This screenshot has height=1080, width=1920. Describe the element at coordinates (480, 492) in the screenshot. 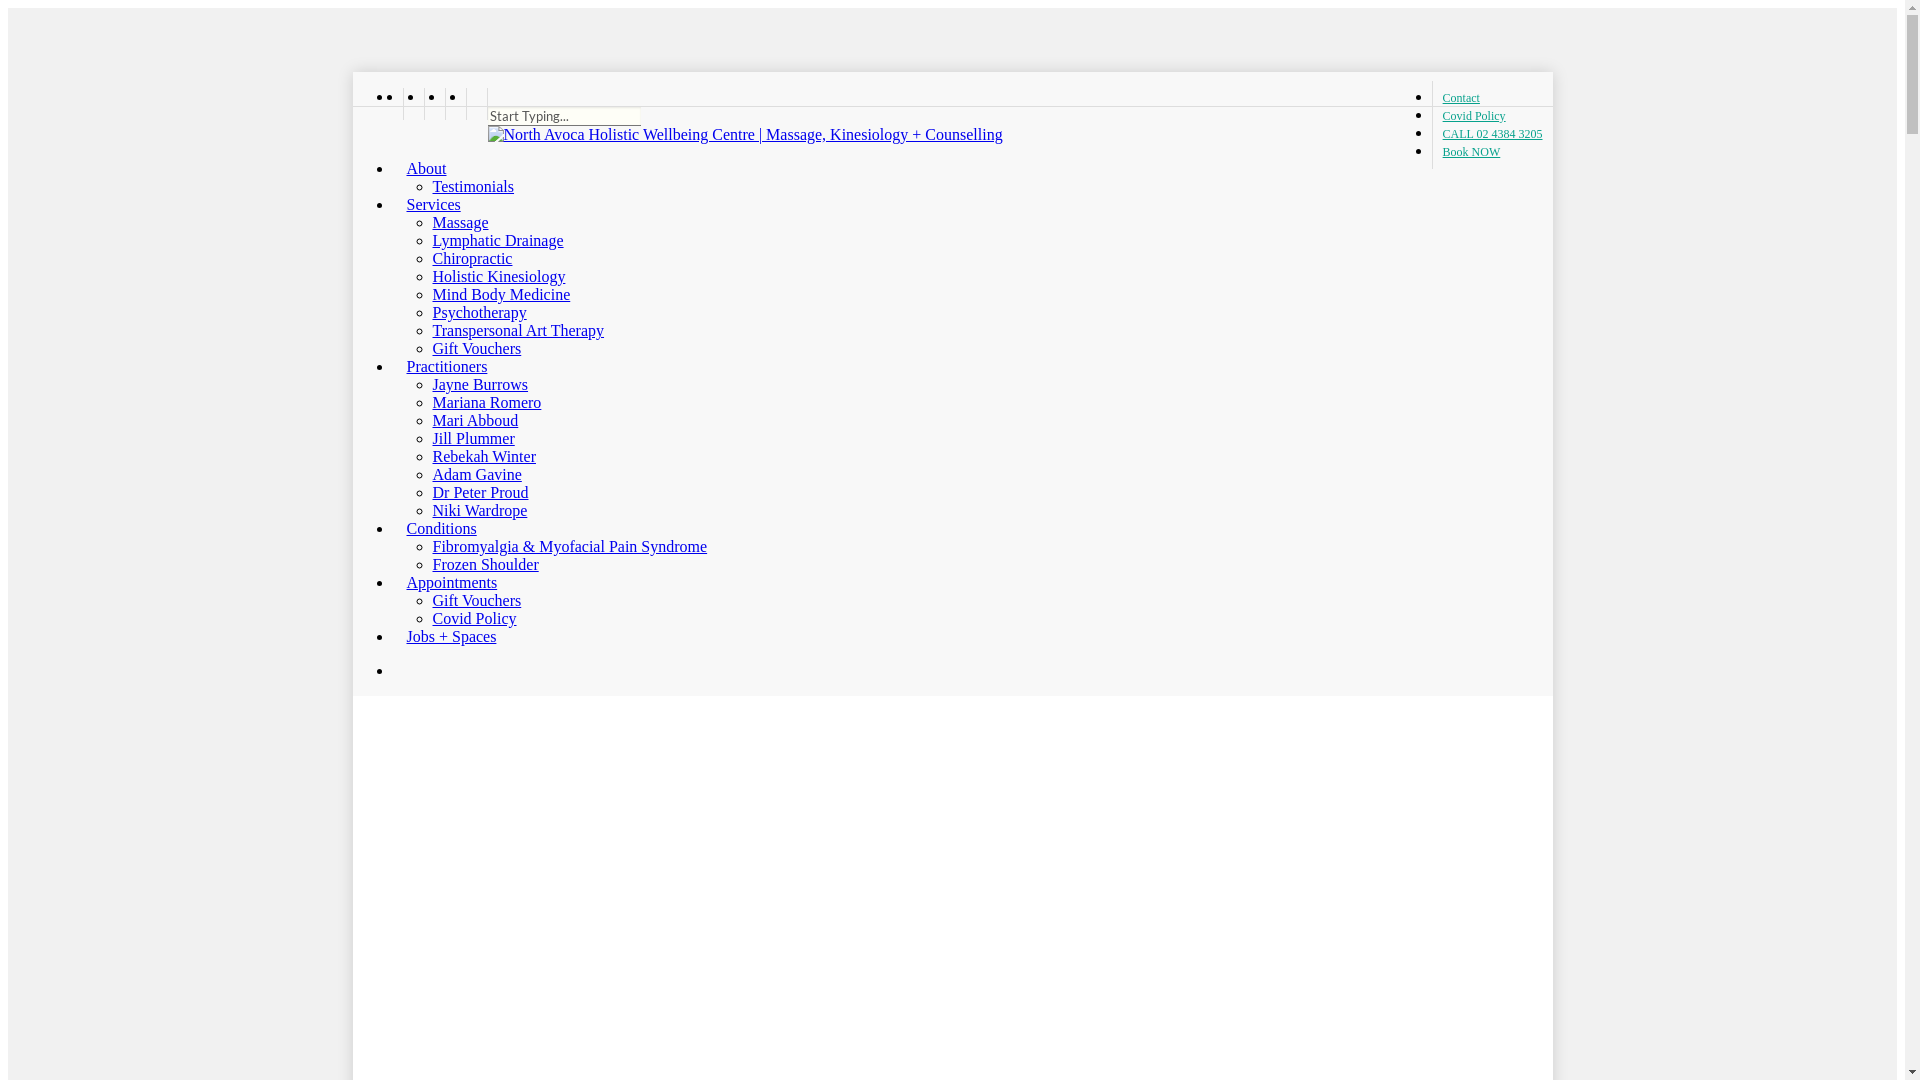

I see `'Dr Peter Proud'` at that location.